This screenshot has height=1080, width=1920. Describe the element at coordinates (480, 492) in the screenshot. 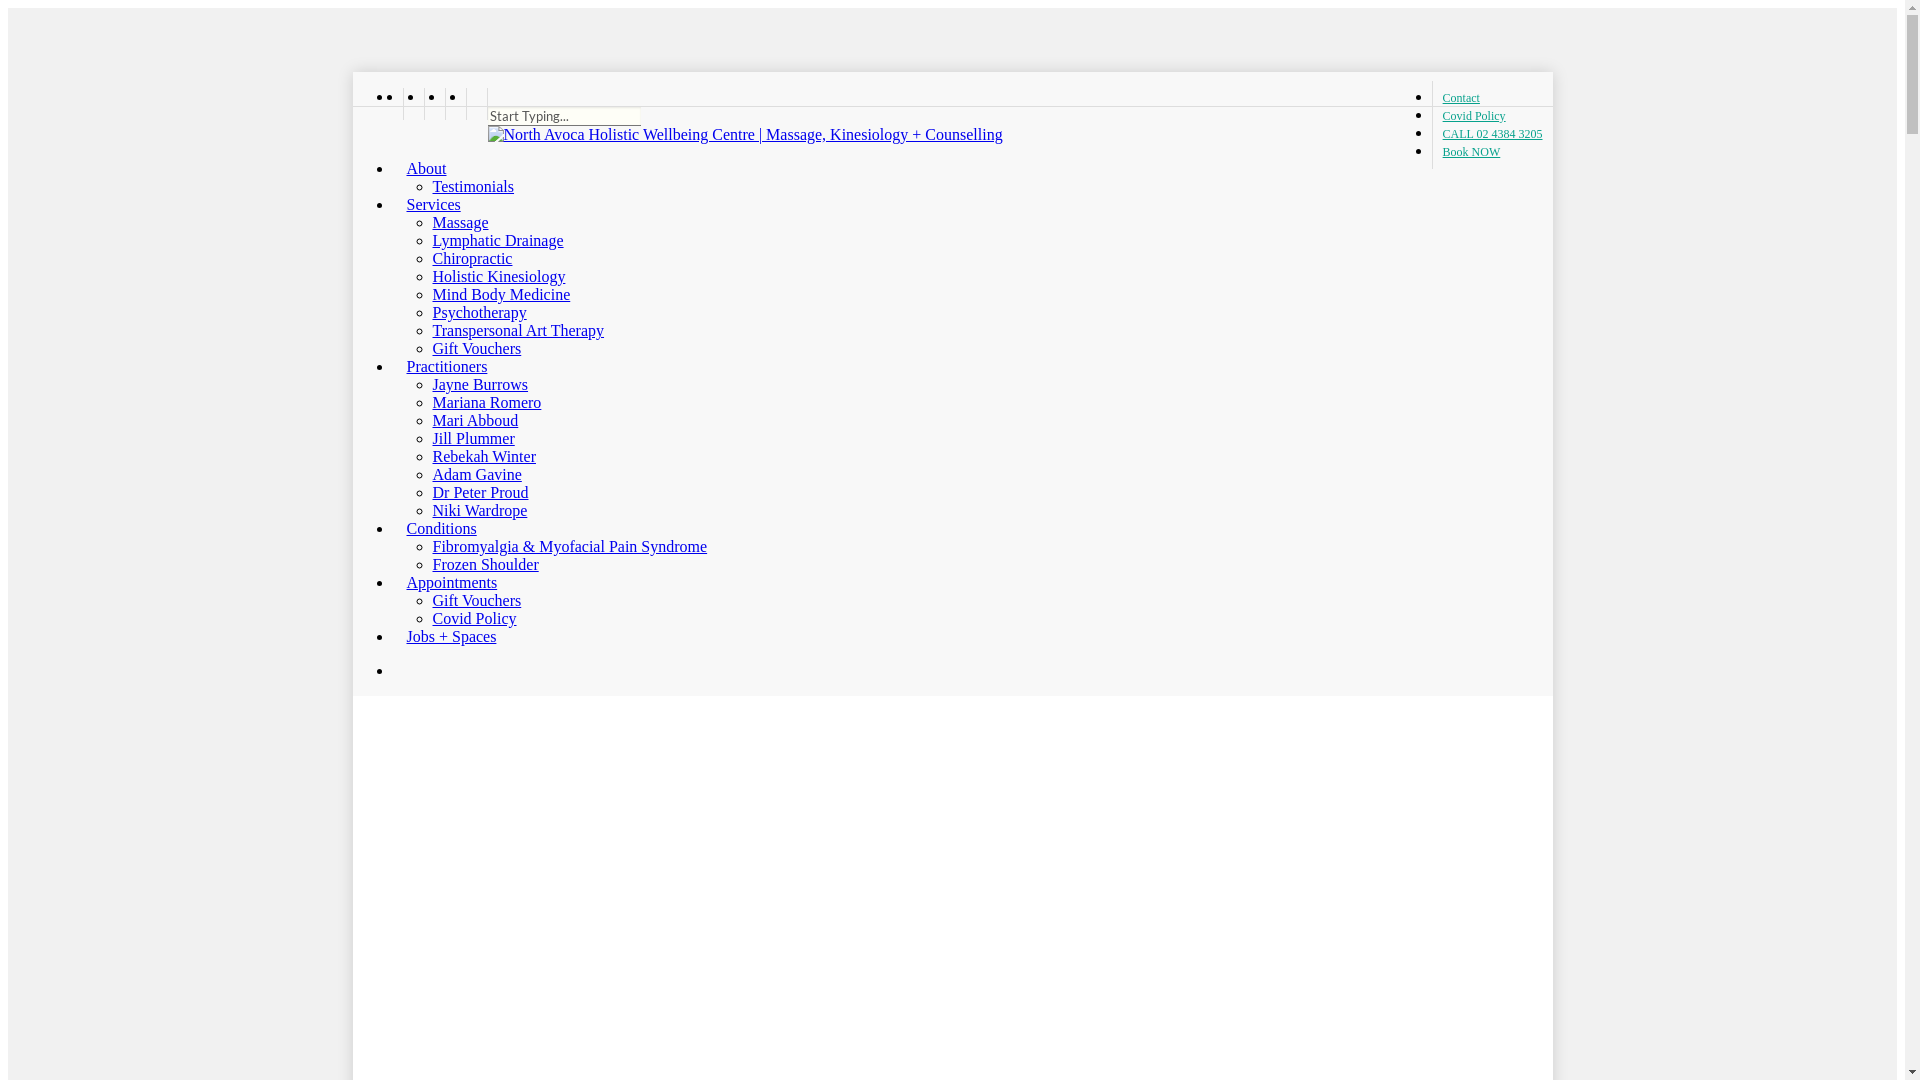

I see `'Dr Peter Proud'` at that location.